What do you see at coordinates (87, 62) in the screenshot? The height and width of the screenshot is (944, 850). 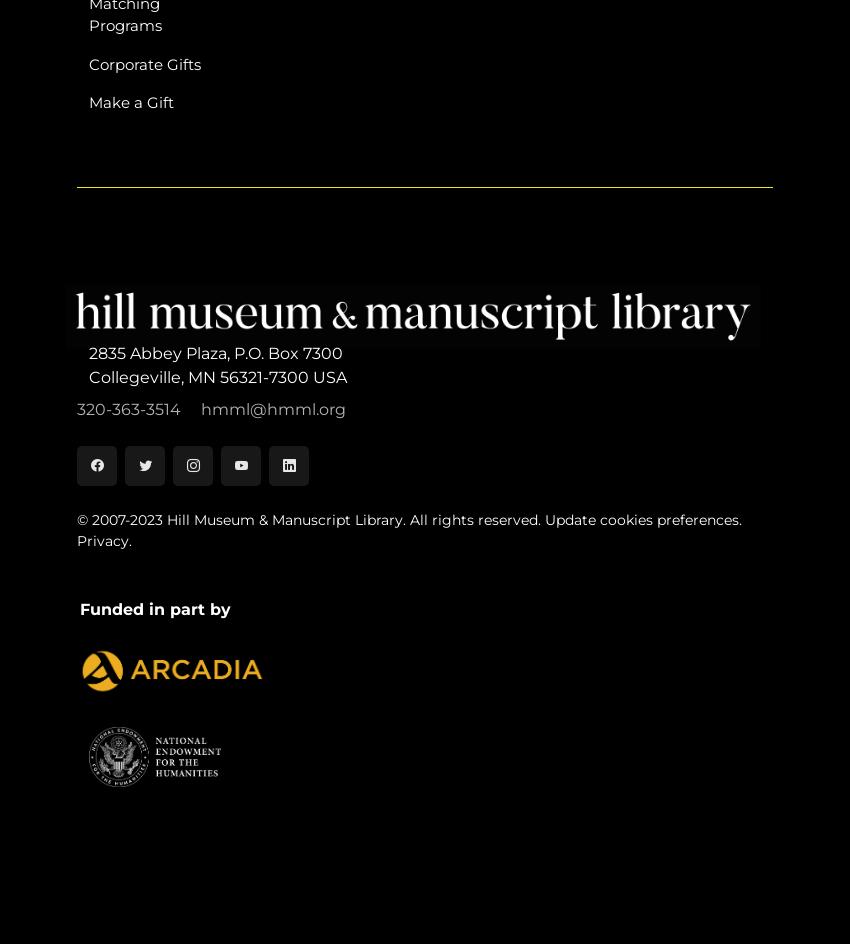 I see `'Corporate Gifts'` at bounding box center [87, 62].